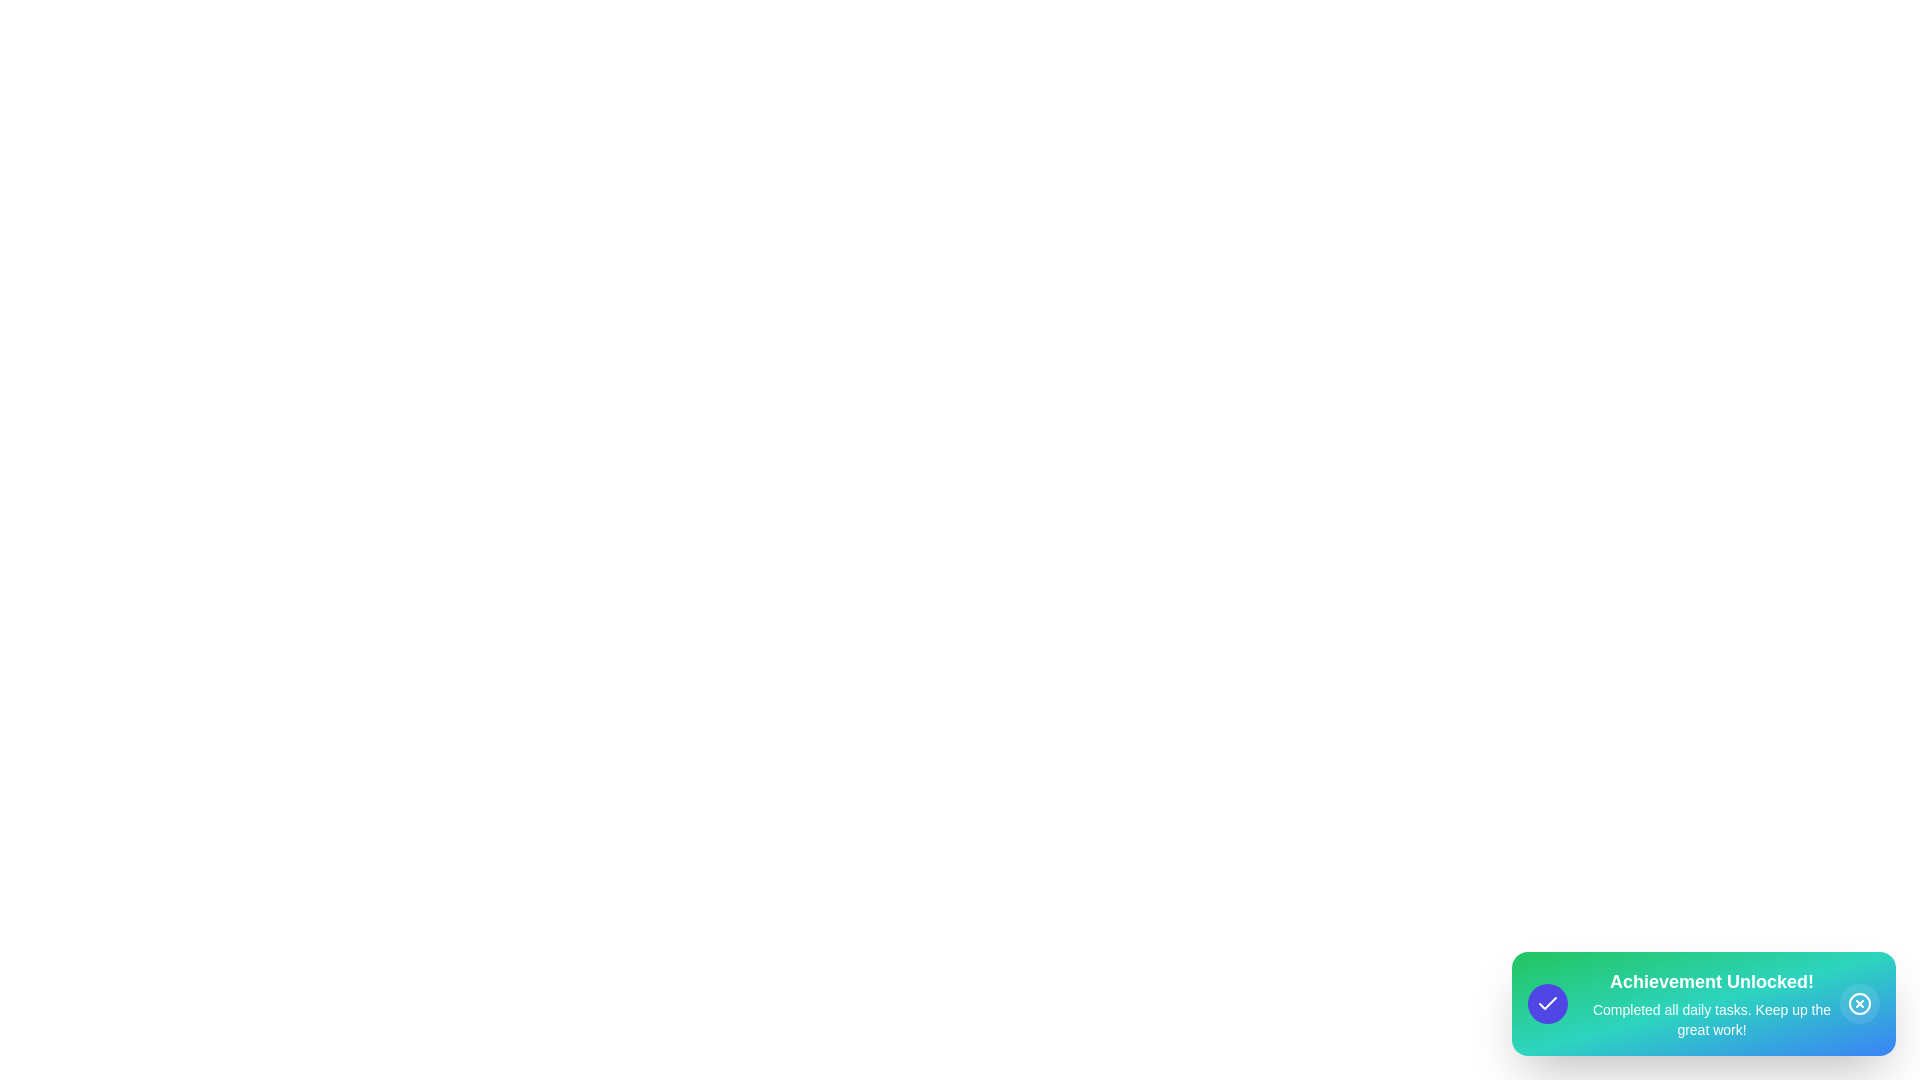  What do you see at coordinates (1859, 1003) in the screenshot?
I see `the close button to dismiss the snackbar` at bounding box center [1859, 1003].